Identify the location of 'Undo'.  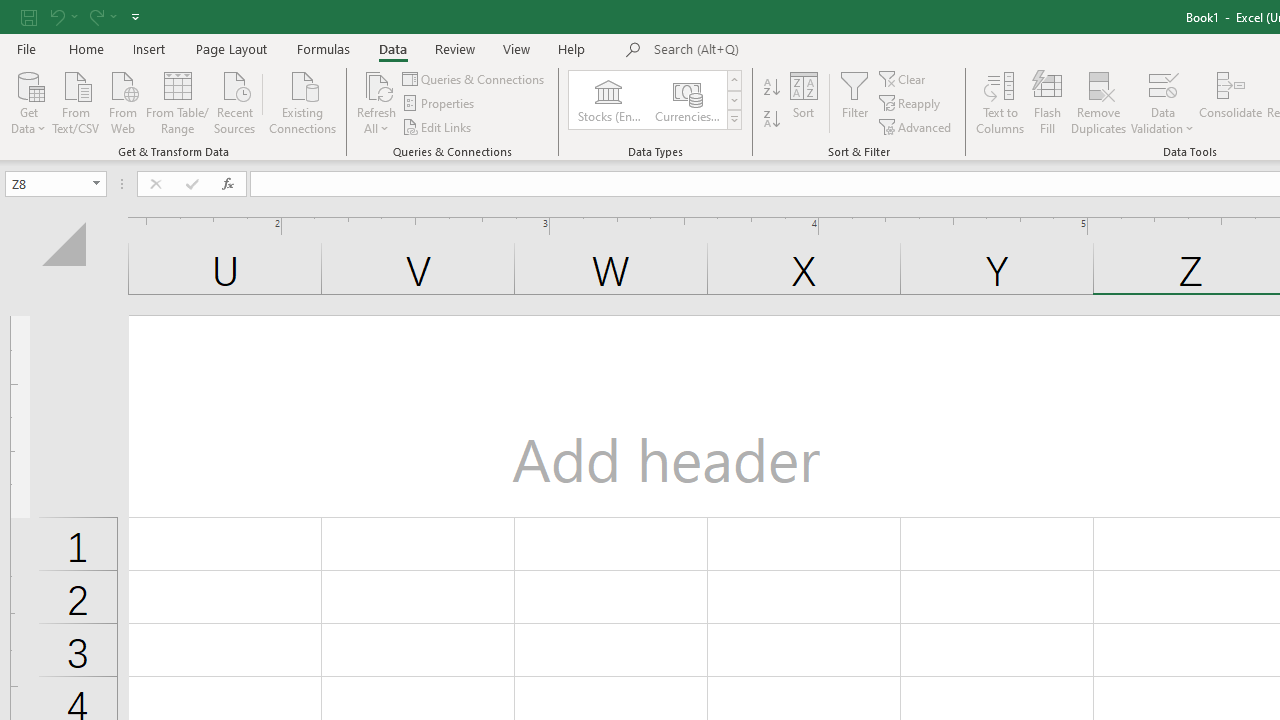
(62, 16).